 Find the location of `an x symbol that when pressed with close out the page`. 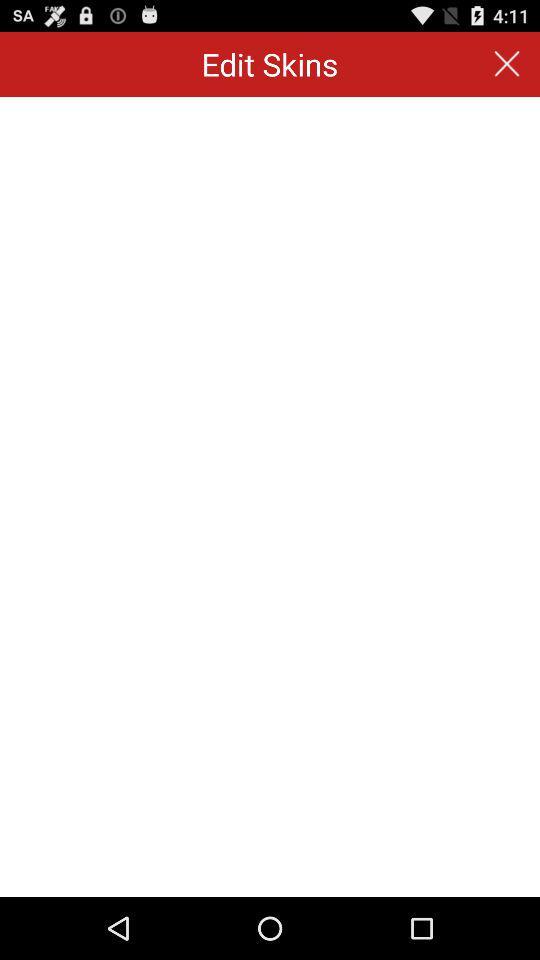

an x symbol that when pressed with close out the page is located at coordinates (507, 64).